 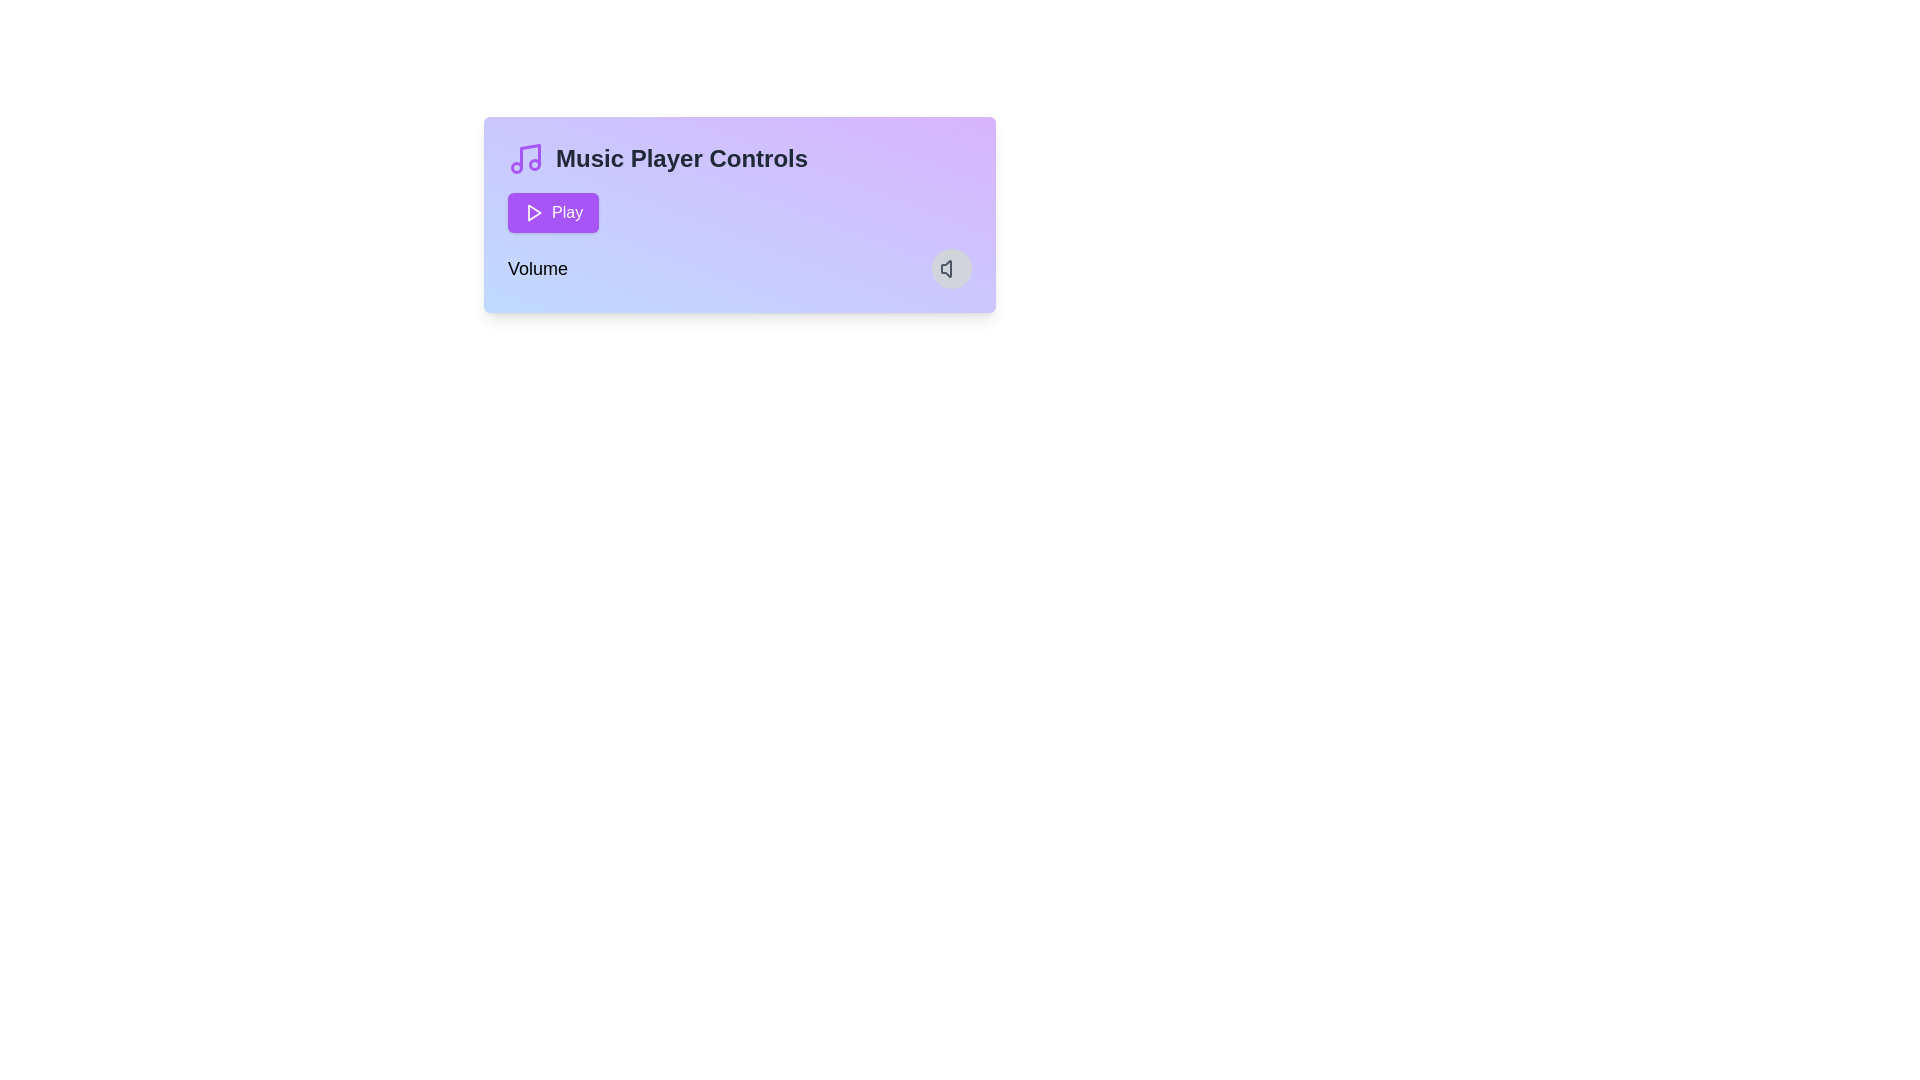 I want to click on the triangular purple play icon located inside the 'Play' button in the Music Player Controls section, so click(x=534, y=212).